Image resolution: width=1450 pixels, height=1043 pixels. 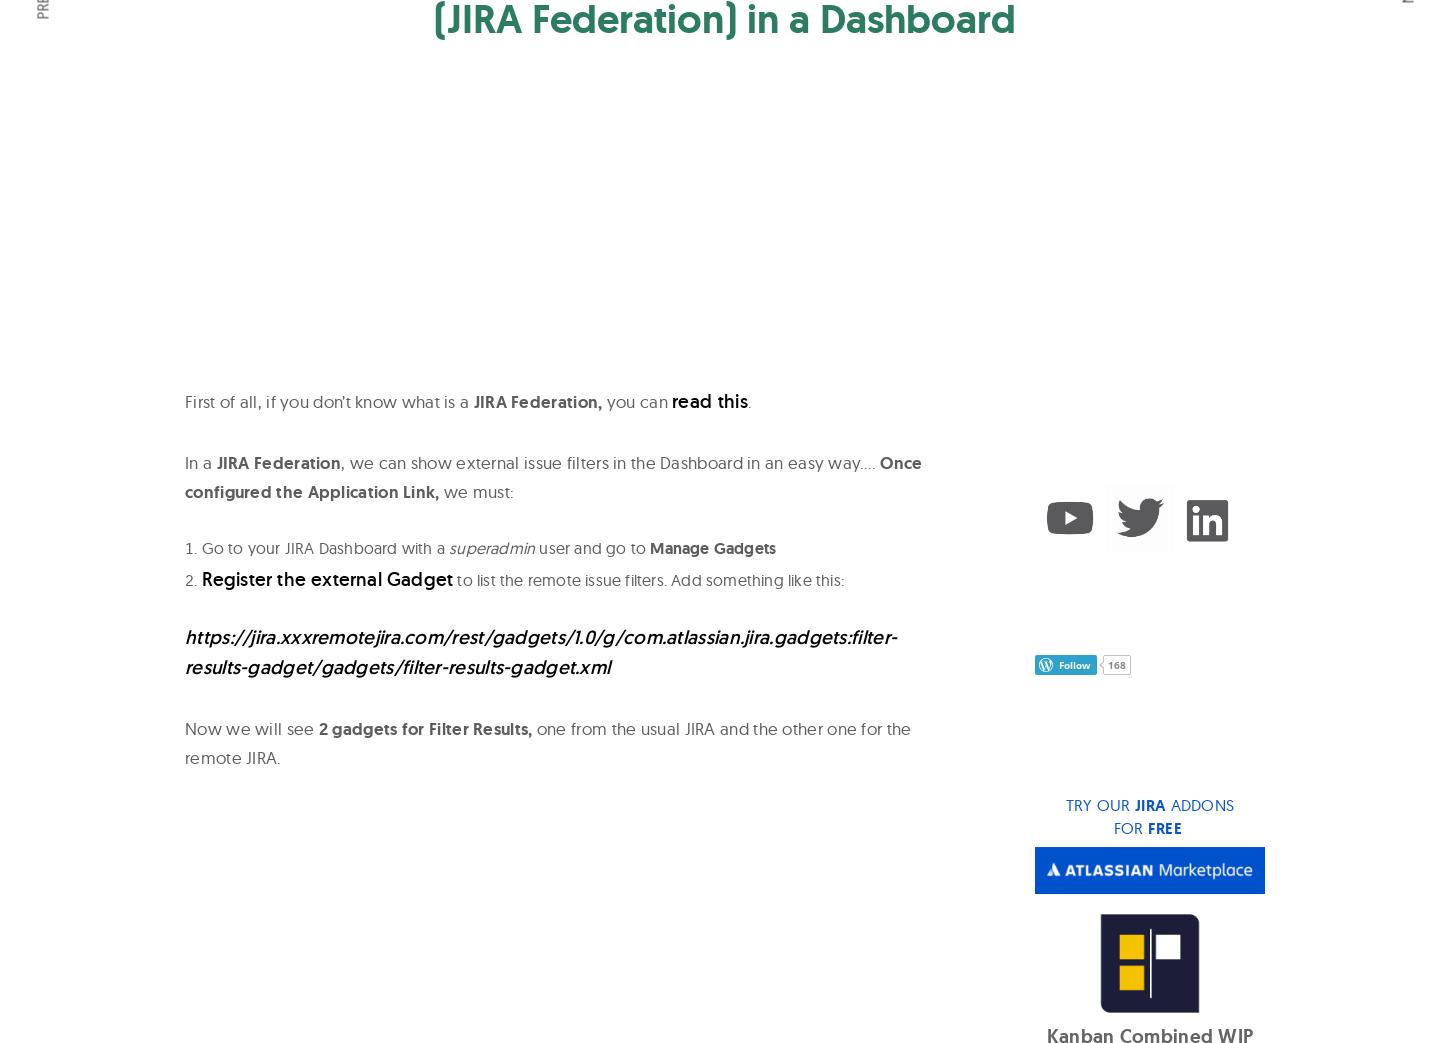 What do you see at coordinates (1065, 803) in the screenshot?
I see `'TRY OUR'` at bounding box center [1065, 803].